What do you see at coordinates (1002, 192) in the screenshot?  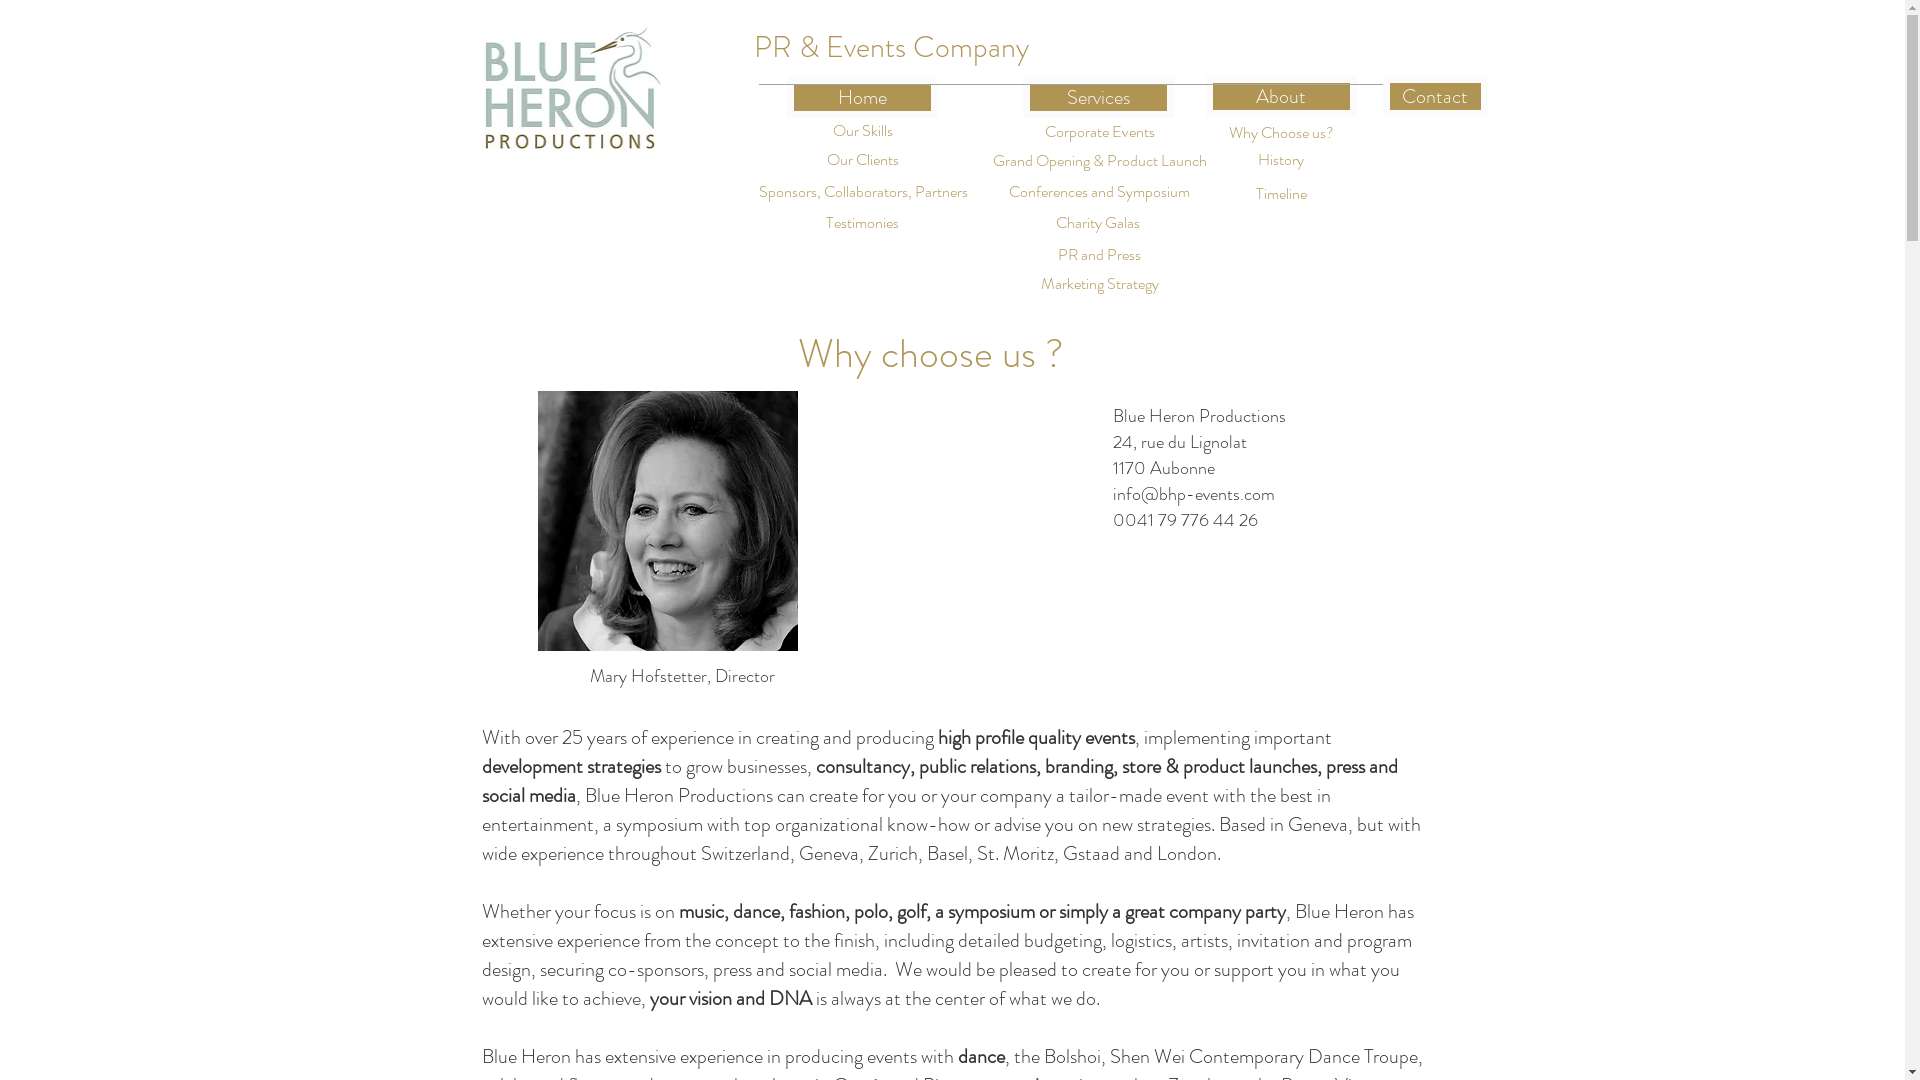 I see `'Conferences and Symposium'` at bounding box center [1002, 192].